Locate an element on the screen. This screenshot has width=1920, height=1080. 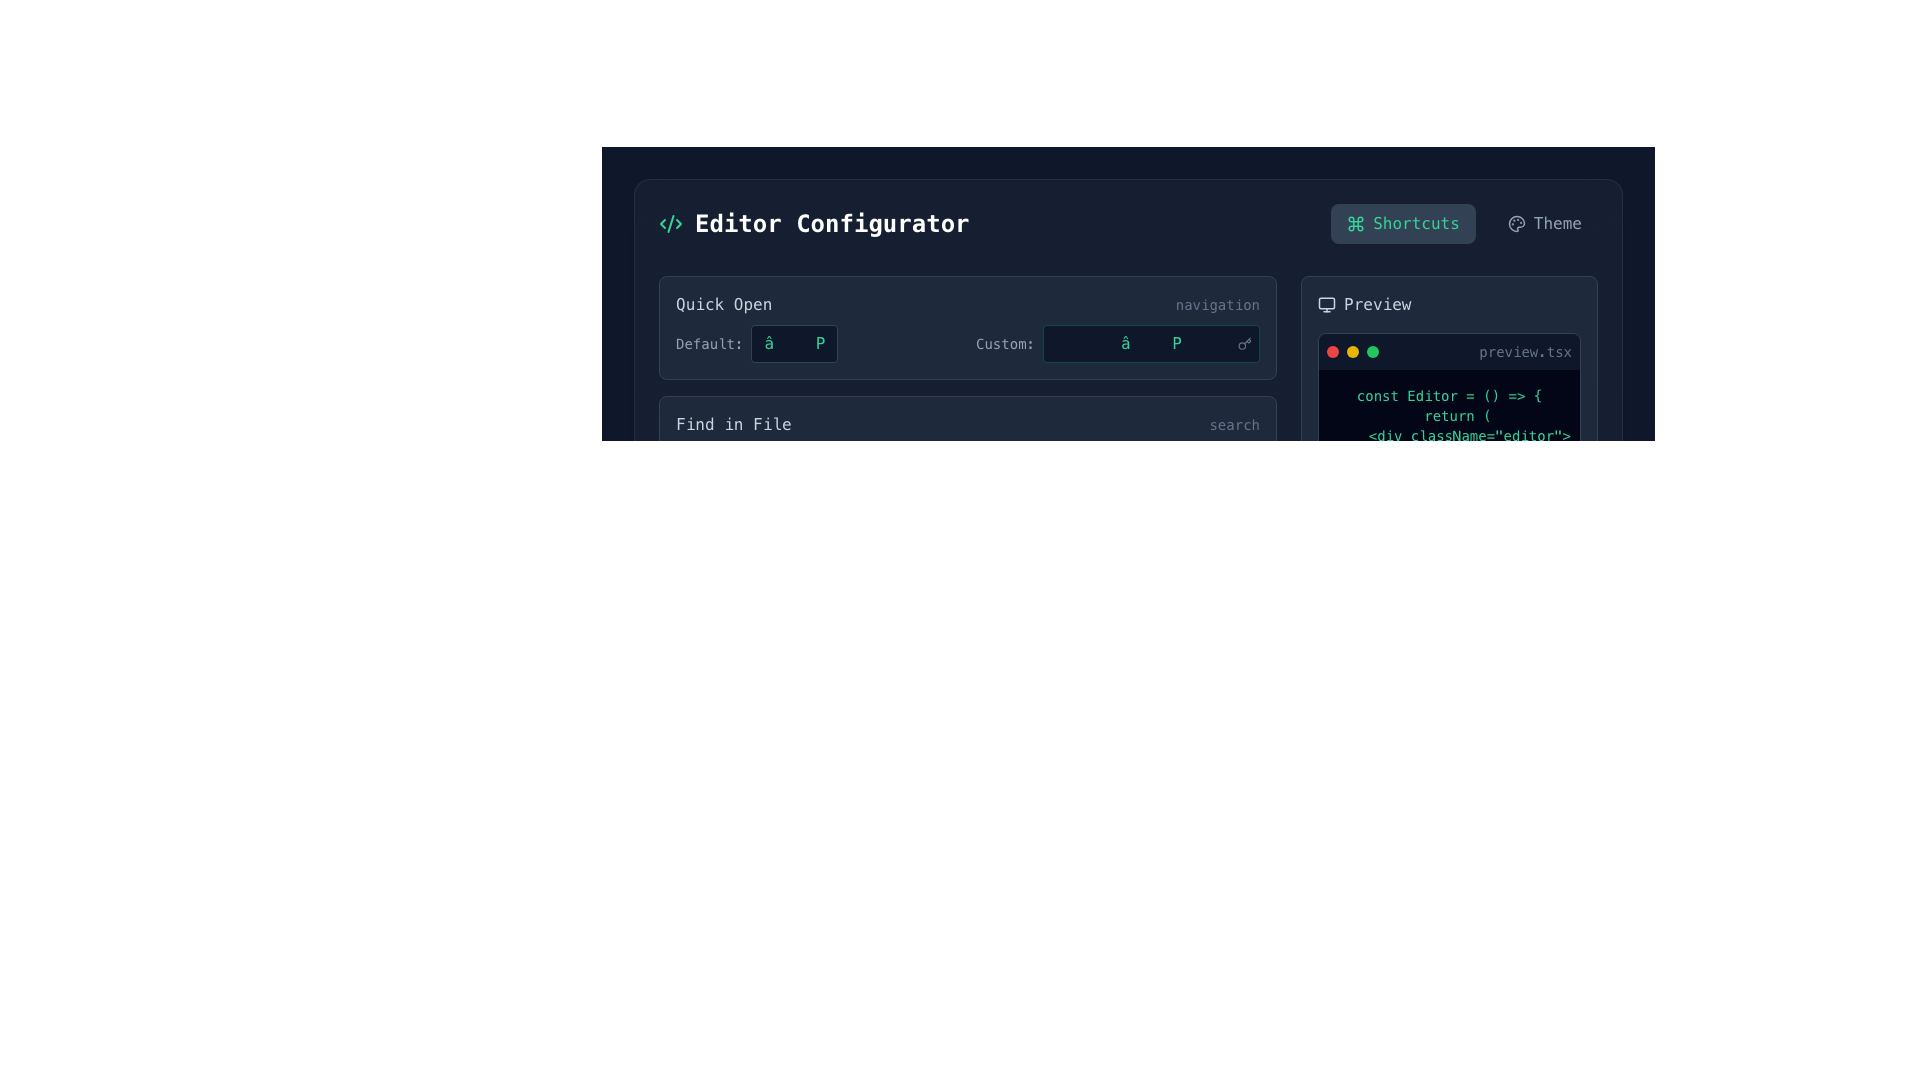
the decorative icon associated with the 'Preview' feature, located to the left of the 'Preview' label in the header of the preview section is located at coordinates (1326, 304).